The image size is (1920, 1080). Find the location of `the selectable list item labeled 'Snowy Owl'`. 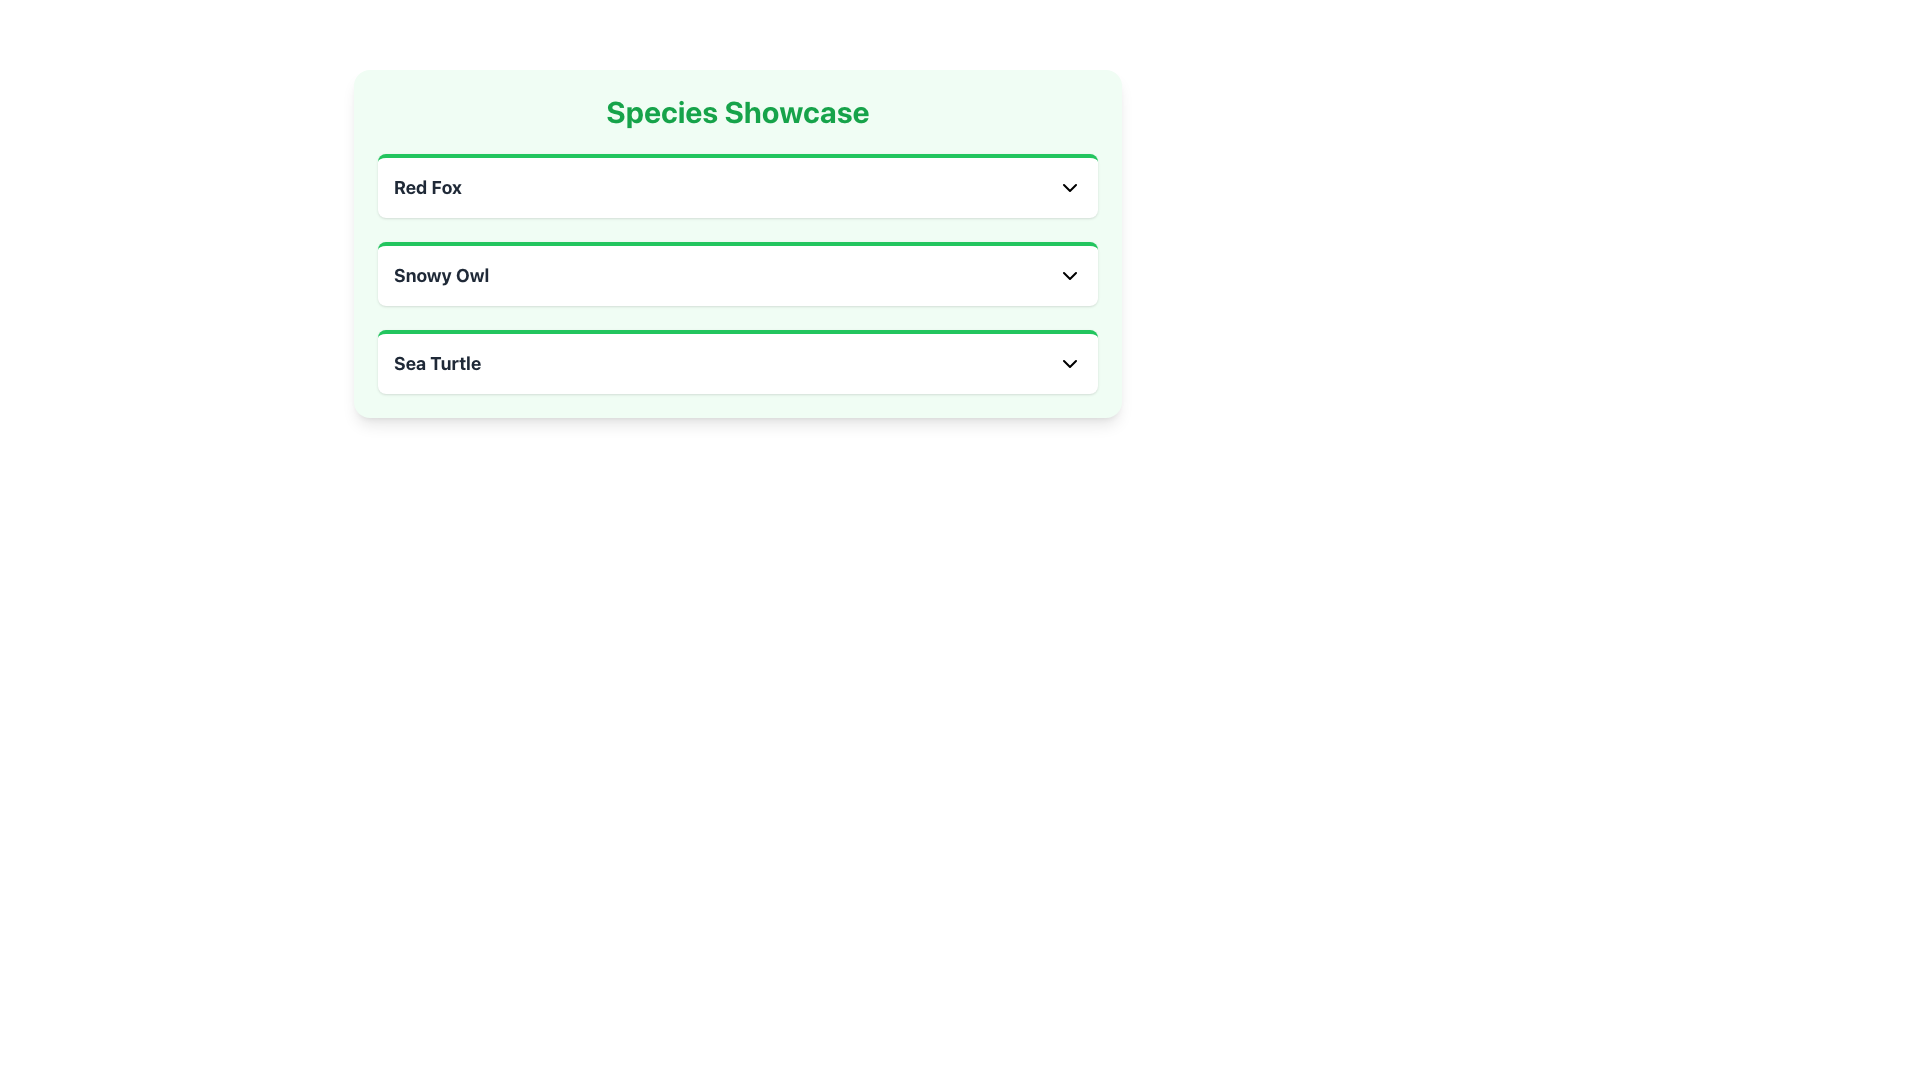

the selectable list item labeled 'Snowy Owl' is located at coordinates (737, 273).